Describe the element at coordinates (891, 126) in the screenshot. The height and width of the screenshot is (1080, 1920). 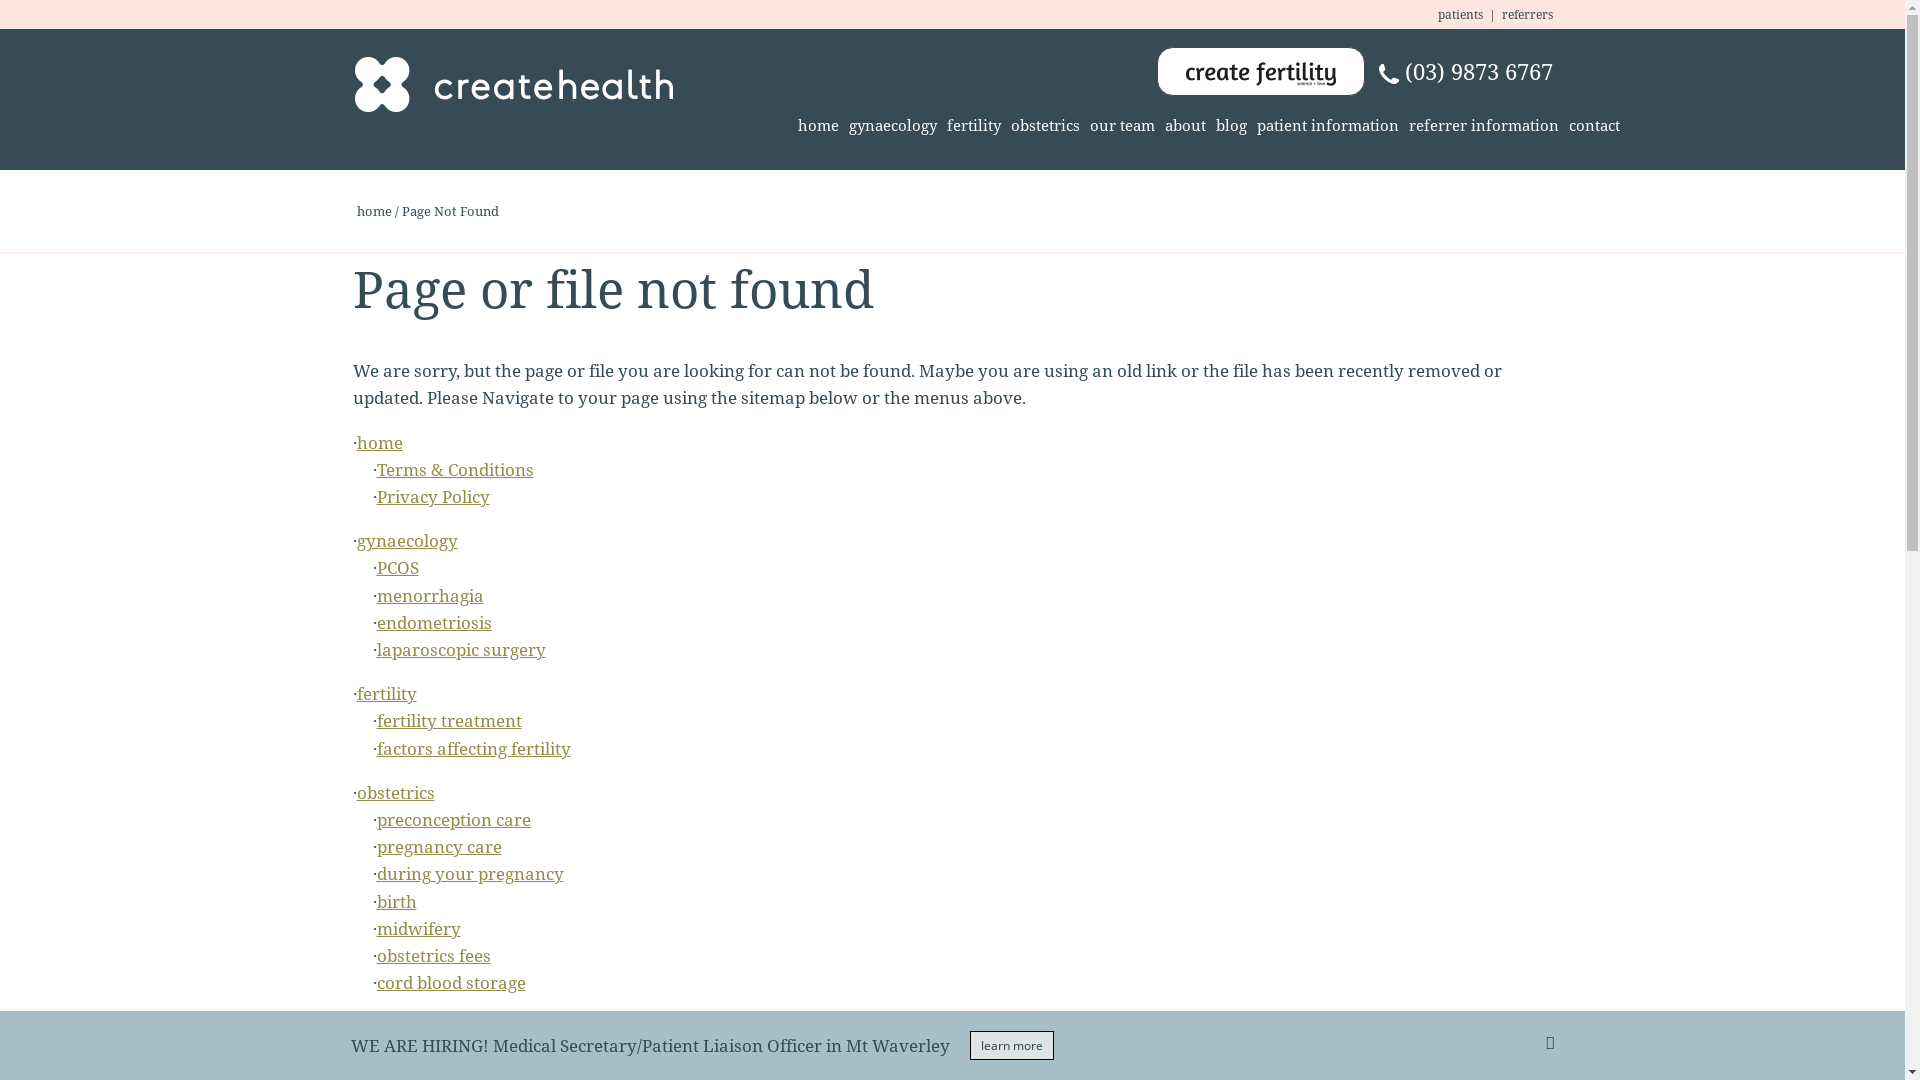
I see `'gynaecology'` at that location.